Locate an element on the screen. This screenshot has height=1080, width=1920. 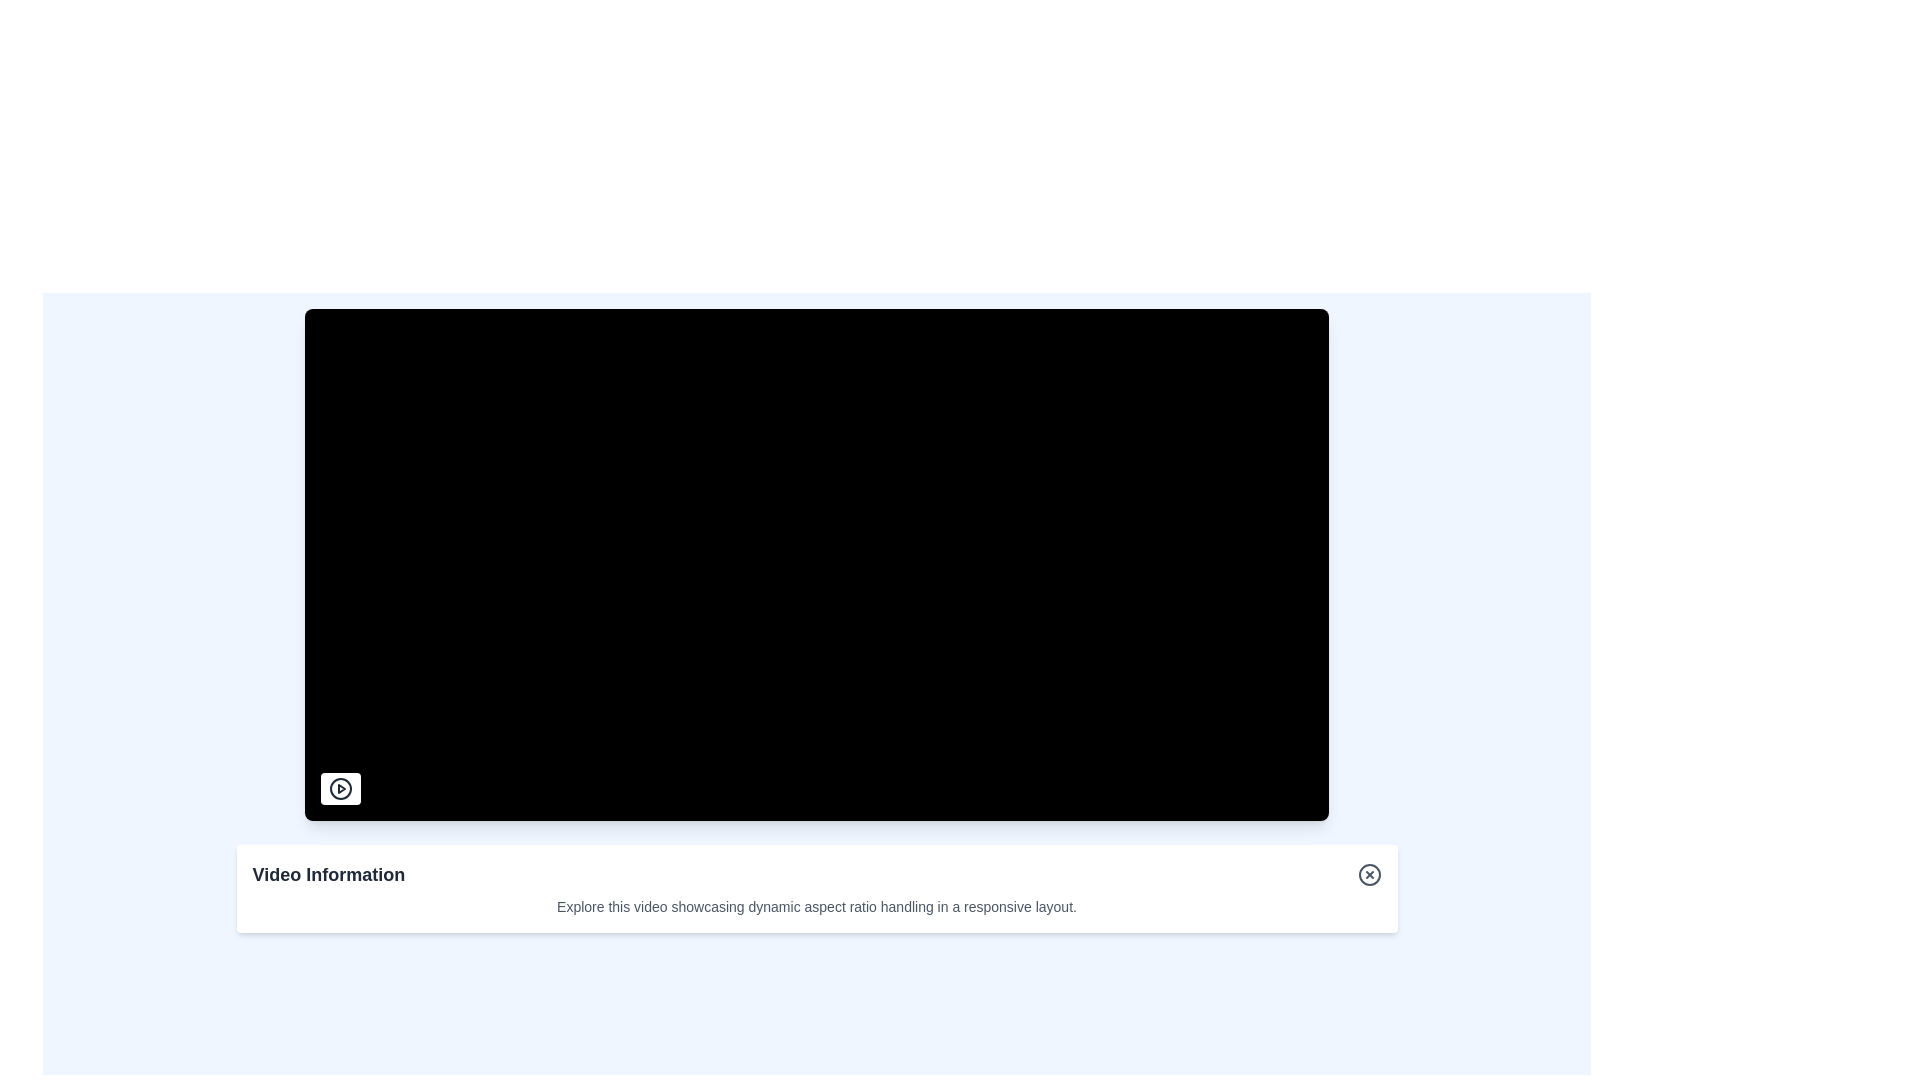
the text label displaying 'Explore this video showcasing dynamic aspect ratio handling in a responsive layout.' which is styled with a smaller font size and gray color, located below the title 'Video Information' is located at coordinates (816, 906).